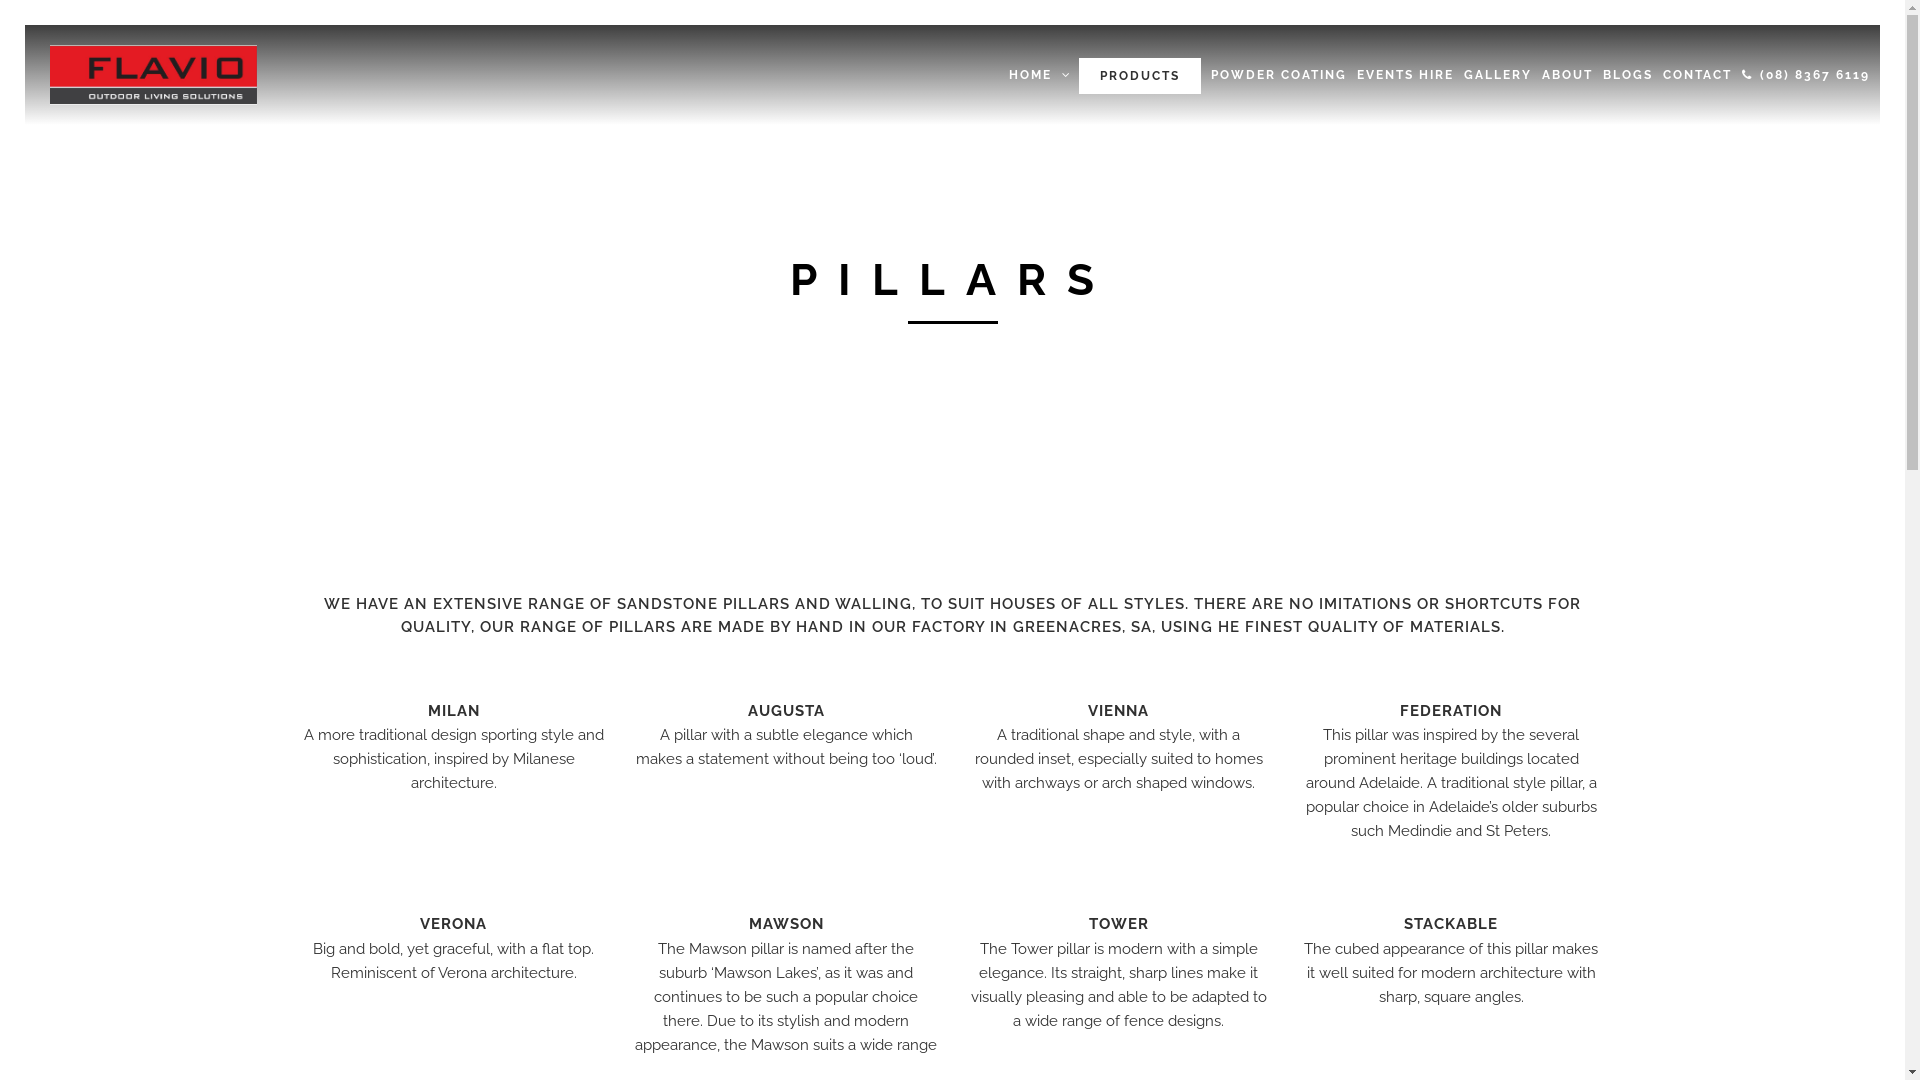 The width and height of the screenshot is (1920, 1080). I want to click on 'EVENTS HIRE', so click(1404, 73).